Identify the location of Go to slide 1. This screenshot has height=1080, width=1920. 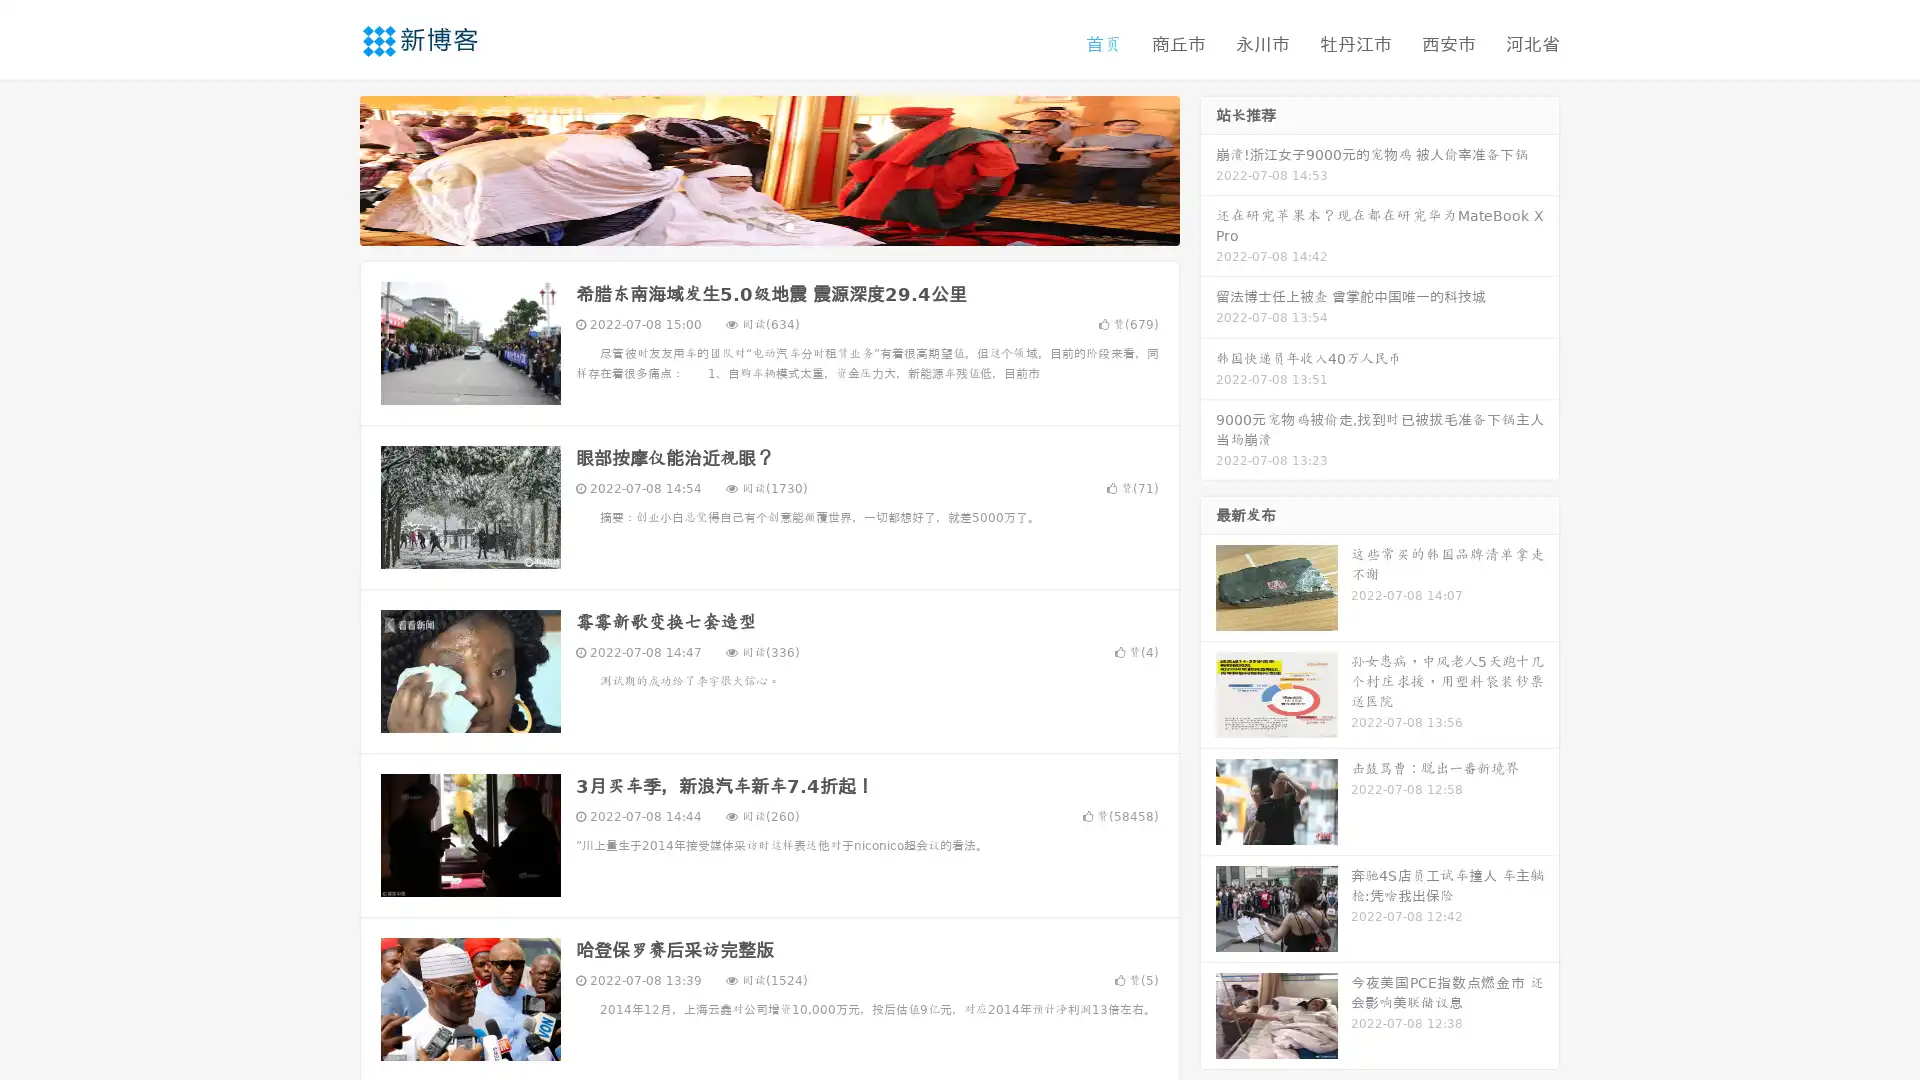
(748, 225).